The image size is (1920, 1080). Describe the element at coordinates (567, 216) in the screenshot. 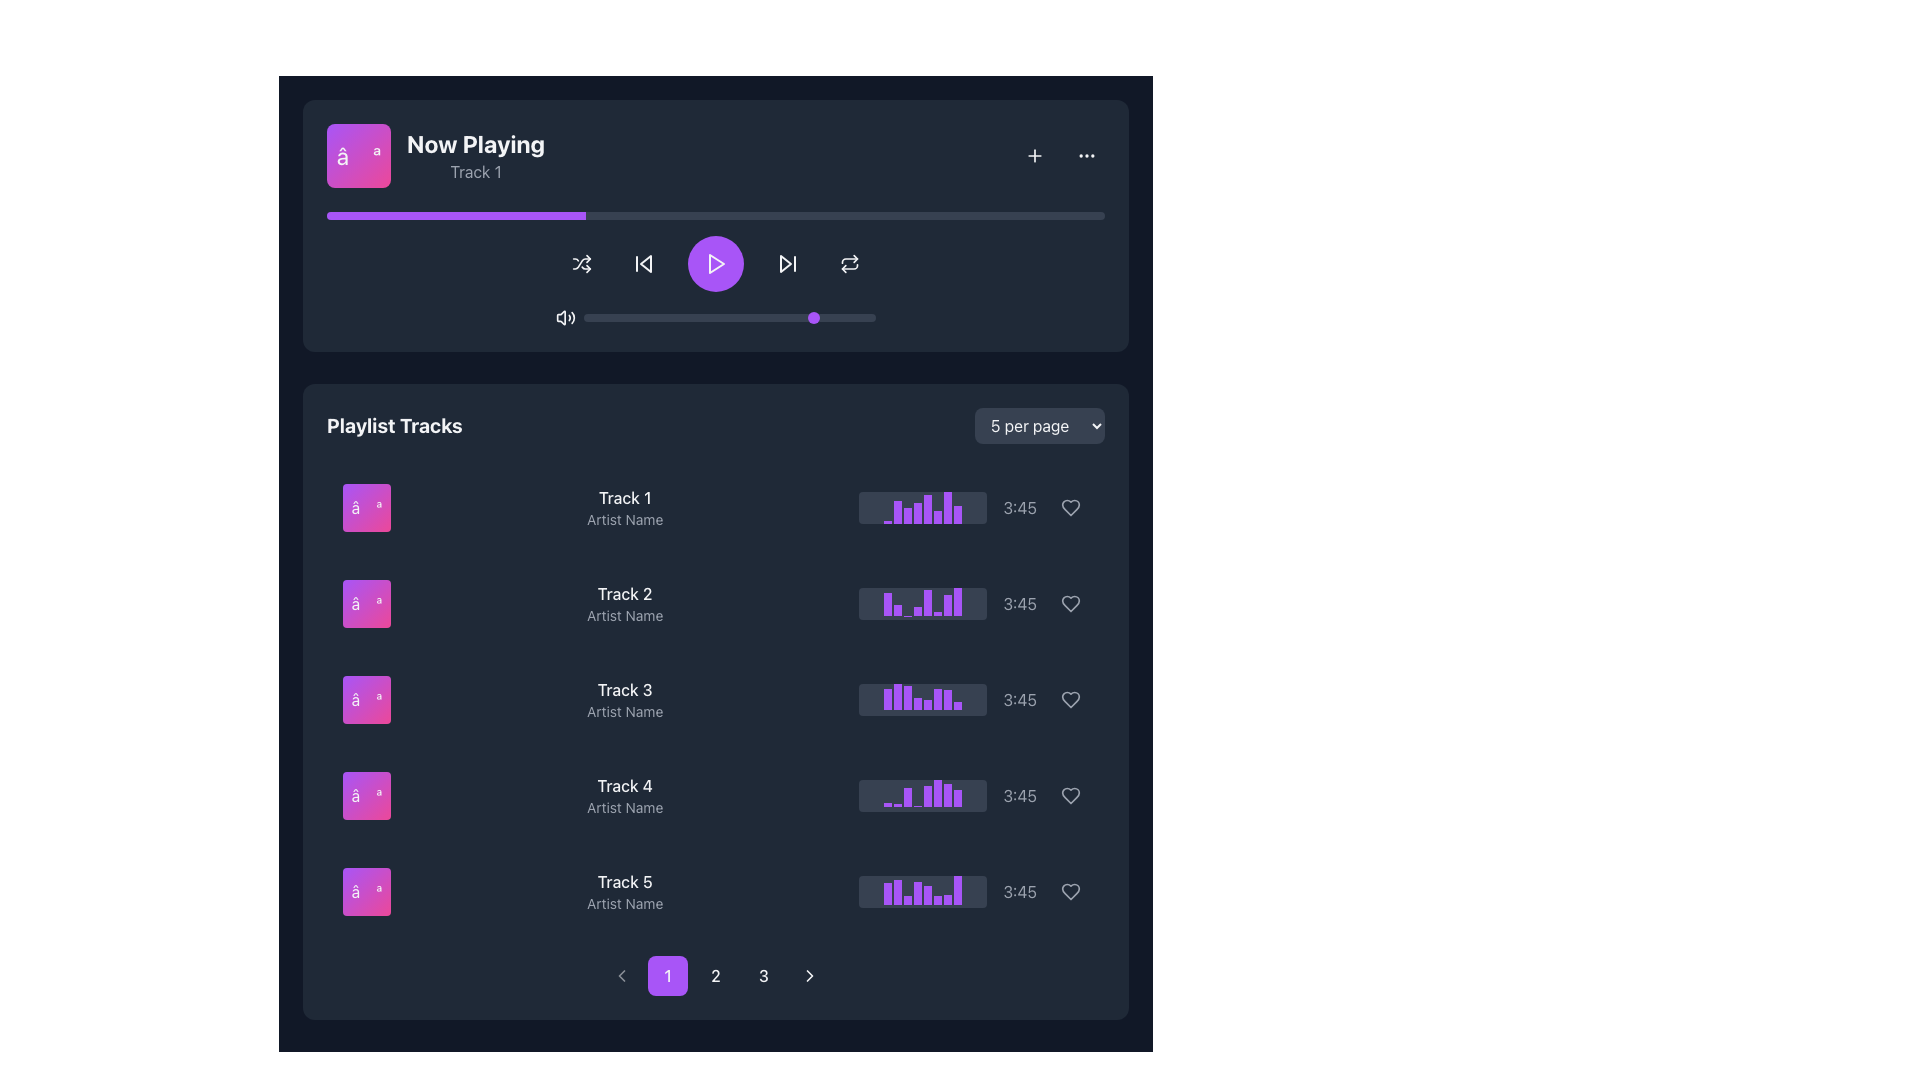

I see `playback progress` at that location.